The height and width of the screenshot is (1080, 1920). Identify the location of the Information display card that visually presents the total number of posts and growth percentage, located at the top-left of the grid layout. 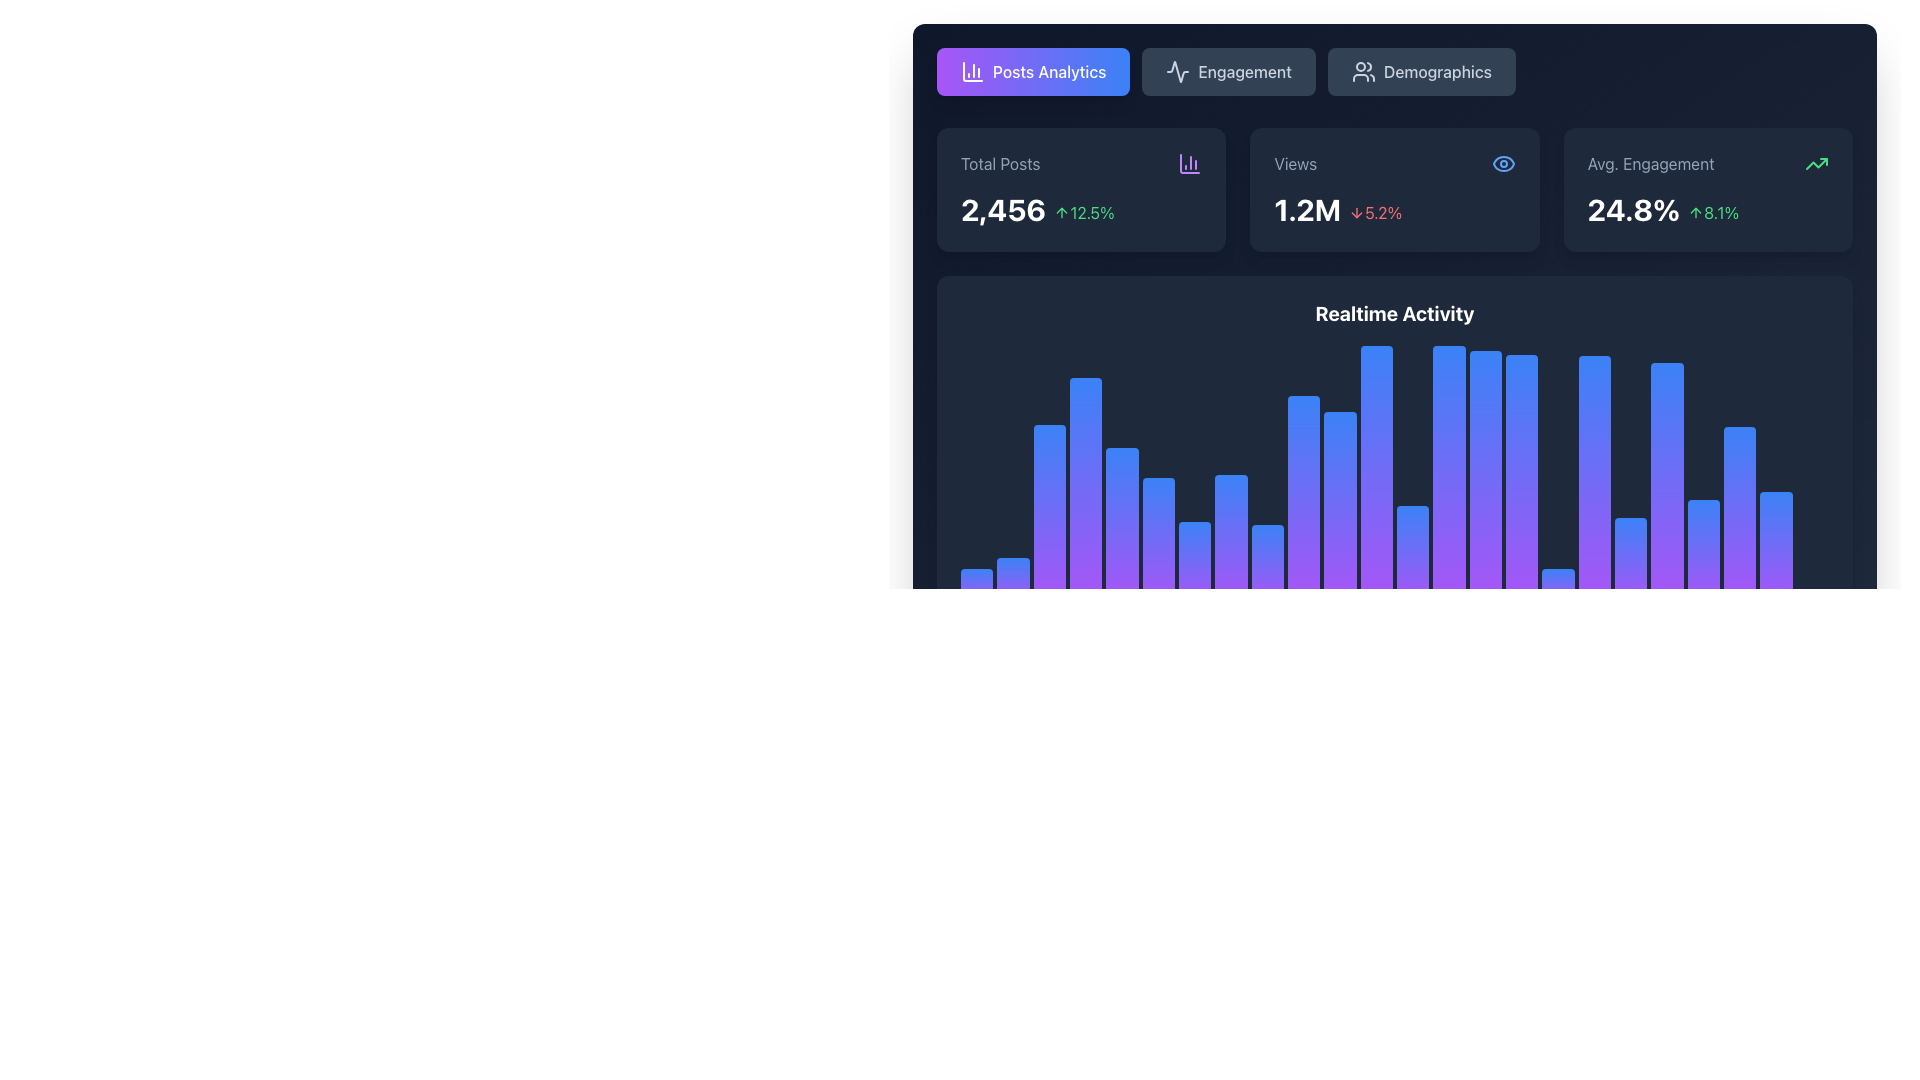
(1080, 189).